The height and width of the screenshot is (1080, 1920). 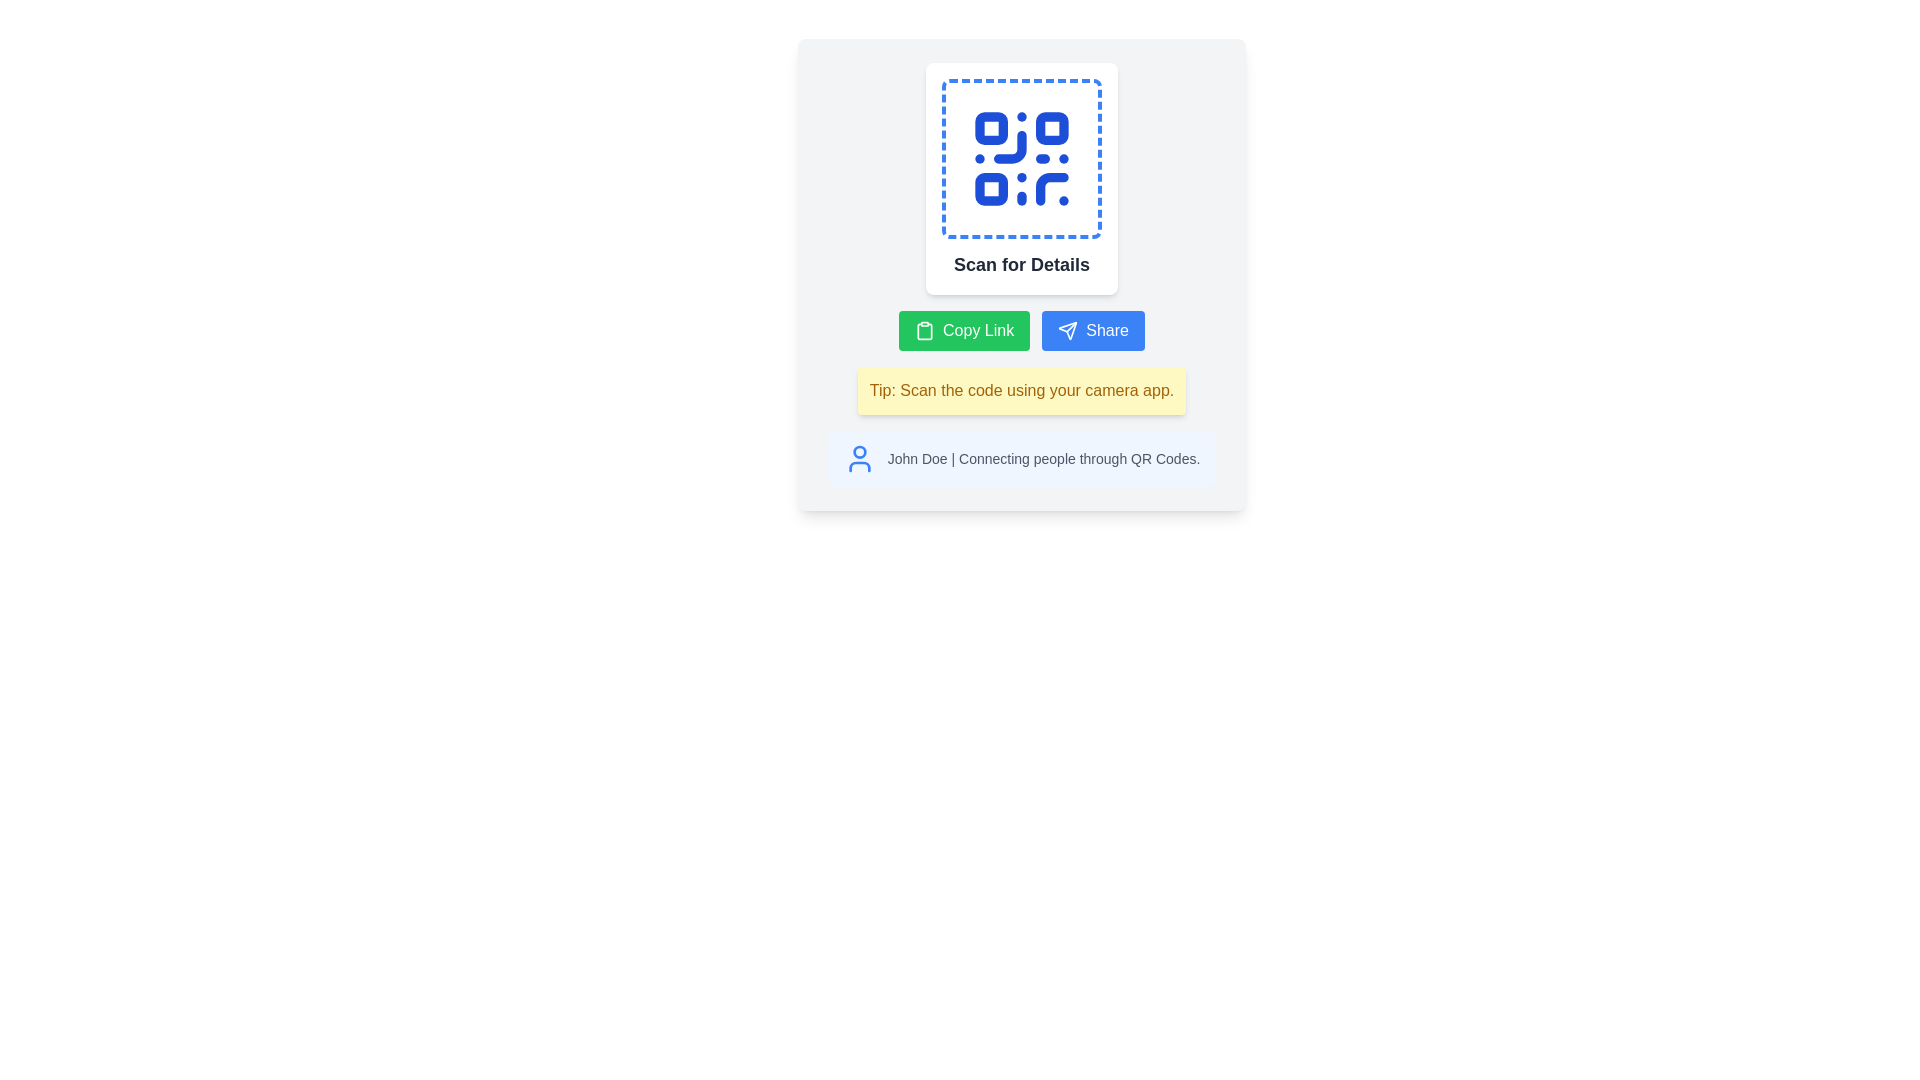 What do you see at coordinates (1022, 390) in the screenshot?
I see `the yellow notification box that contains the text 'Tip: Scan the code using your camera app.'` at bounding box center [1022, 390].